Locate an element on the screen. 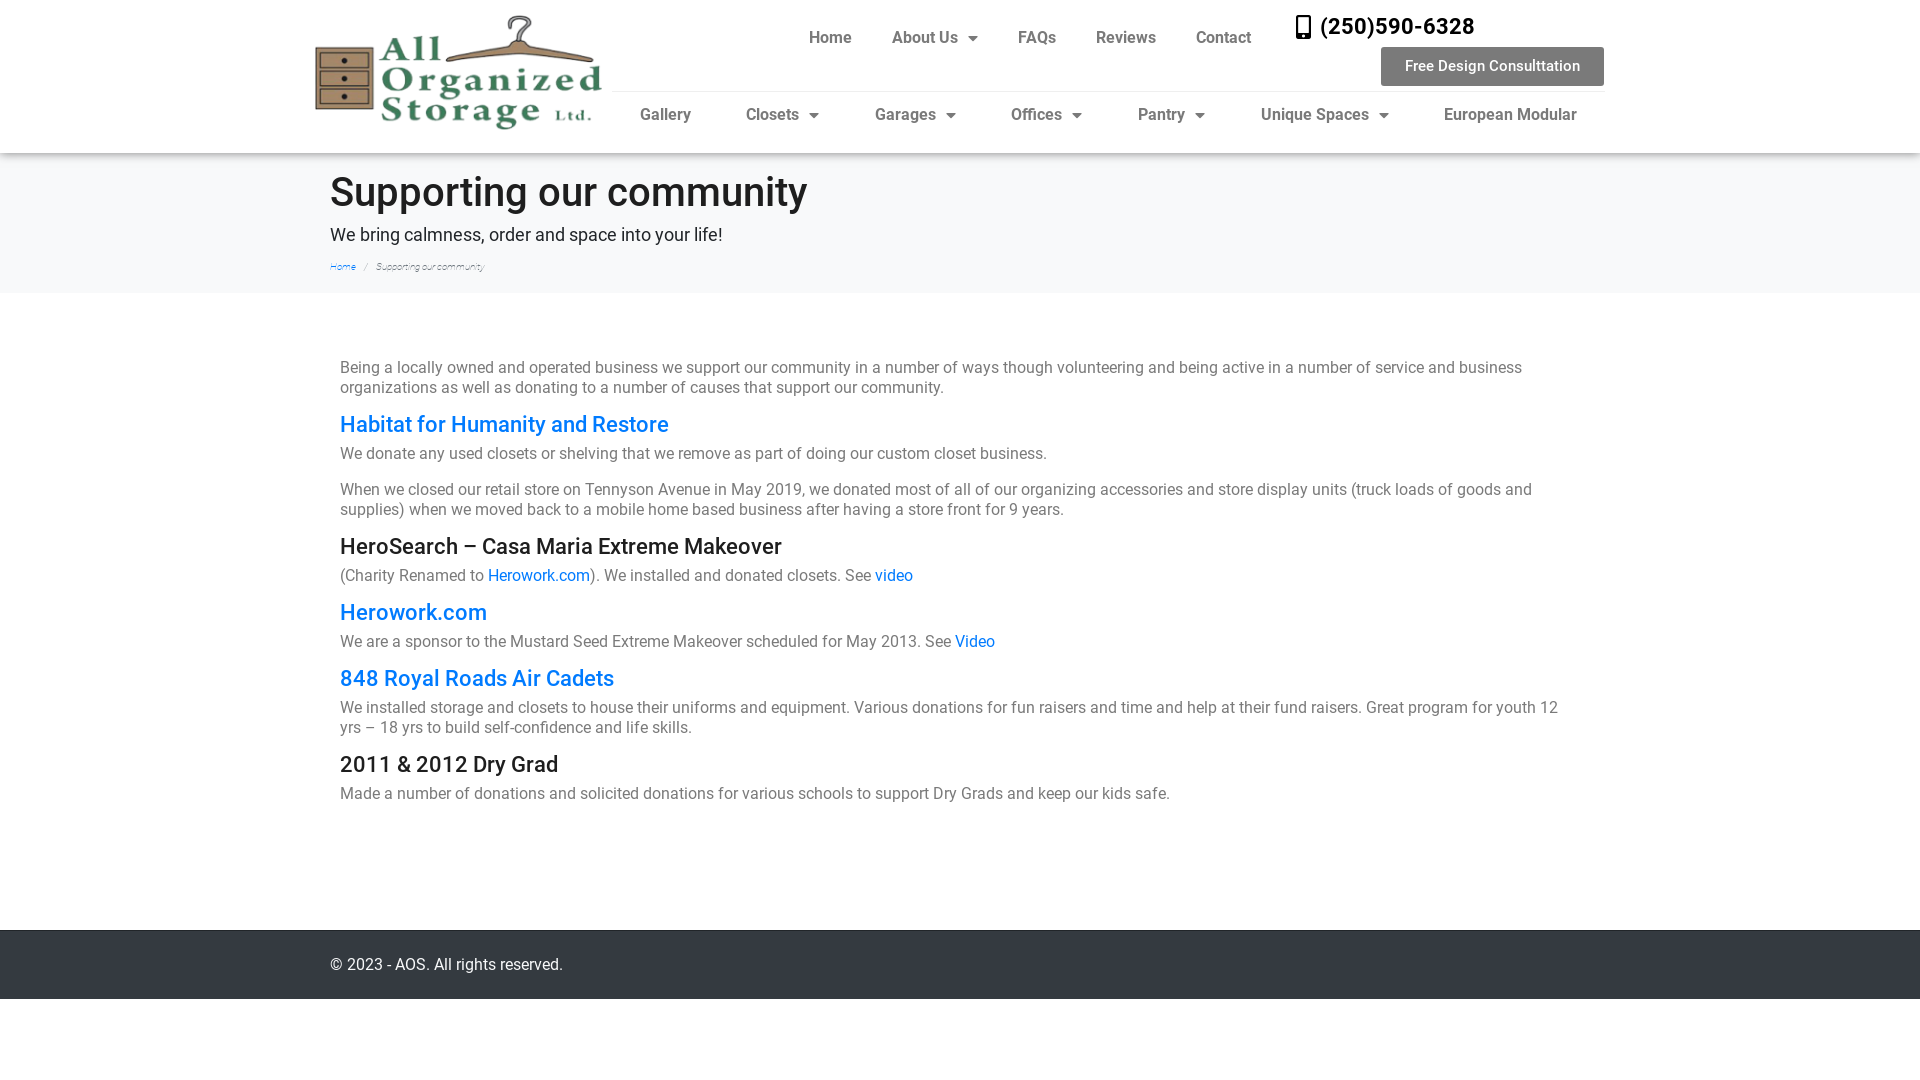  '(250)590-6328' is located at coordinates (1396, 26).